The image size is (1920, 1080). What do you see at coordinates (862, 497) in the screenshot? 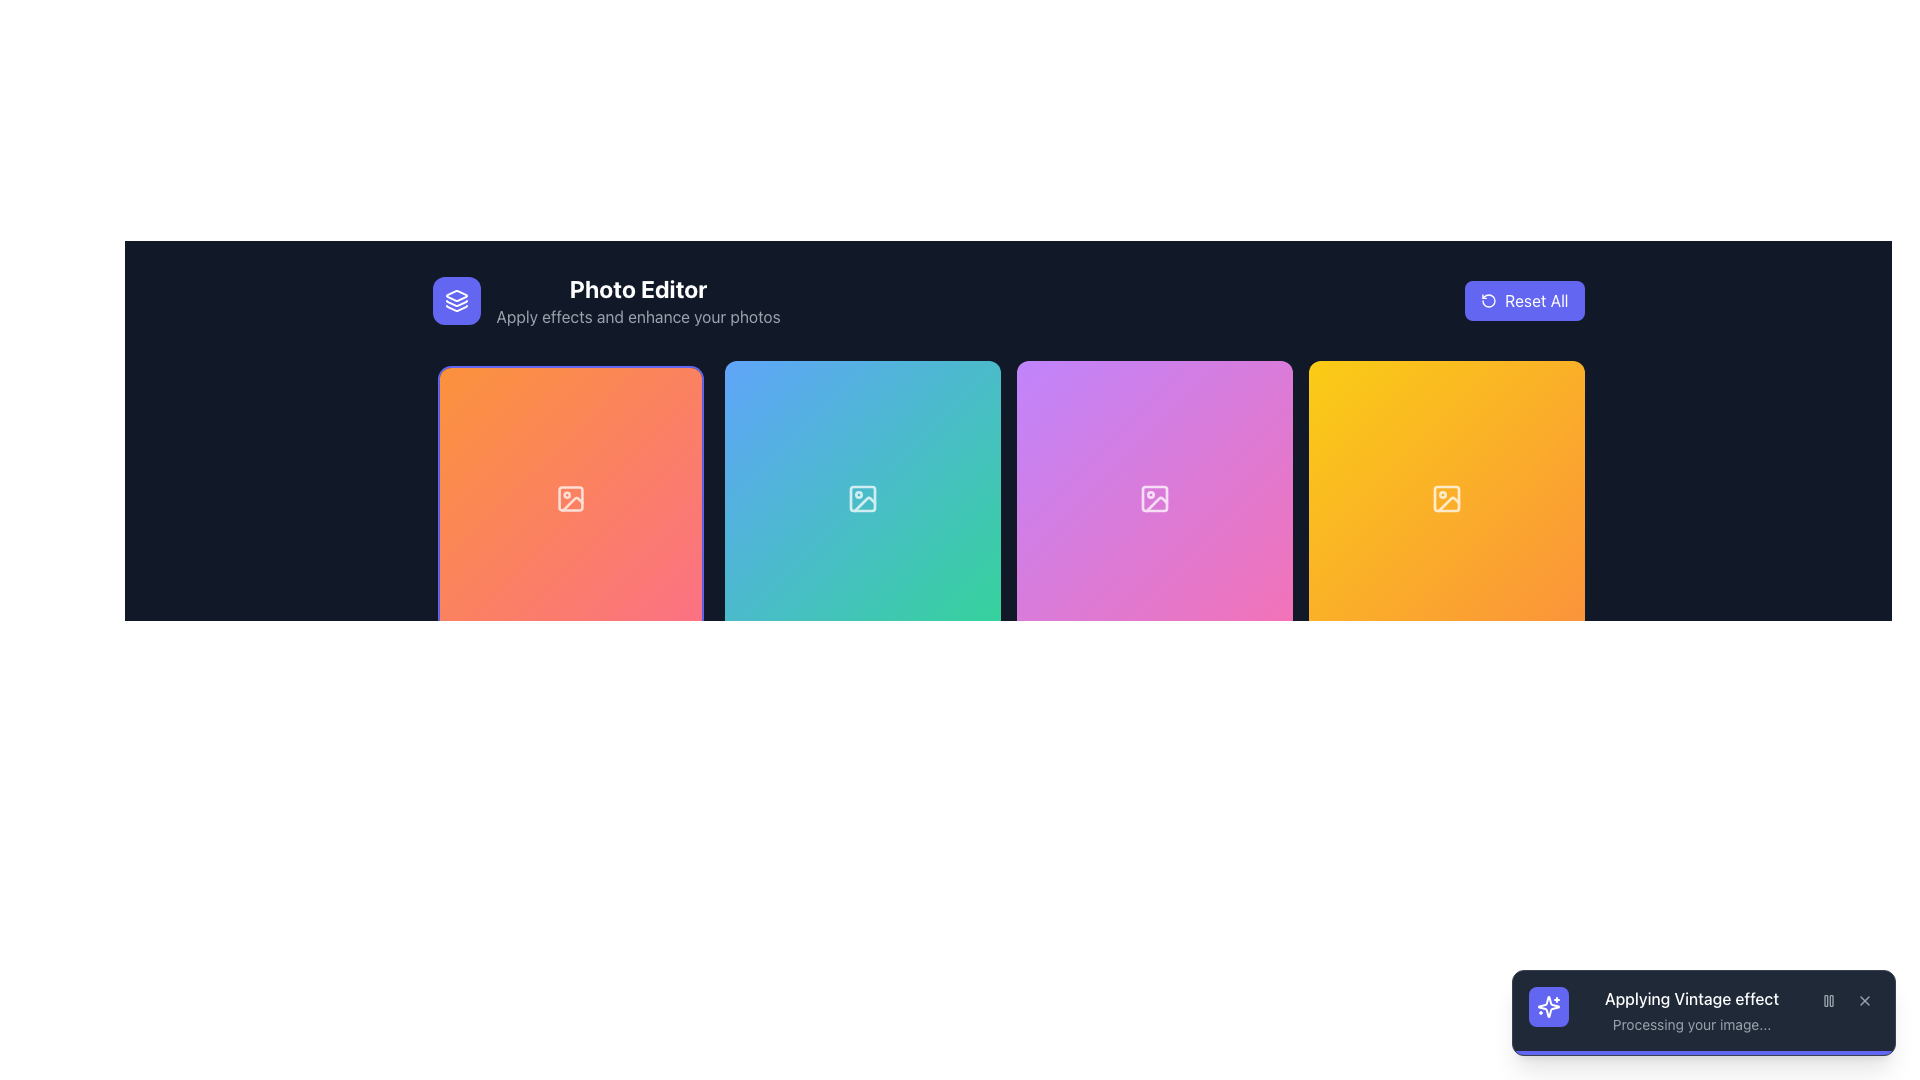
I see `the stylized image icon located on the second card from the left in a group of four cards below the 'Photo Editor' header to interact with its card` at bounding box center [862, 497].